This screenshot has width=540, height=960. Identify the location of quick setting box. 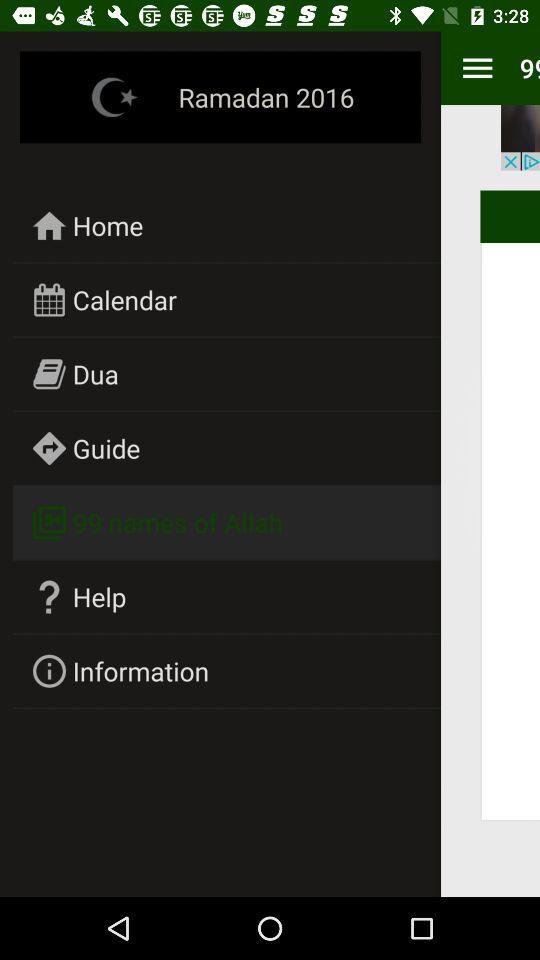
(476, 68).